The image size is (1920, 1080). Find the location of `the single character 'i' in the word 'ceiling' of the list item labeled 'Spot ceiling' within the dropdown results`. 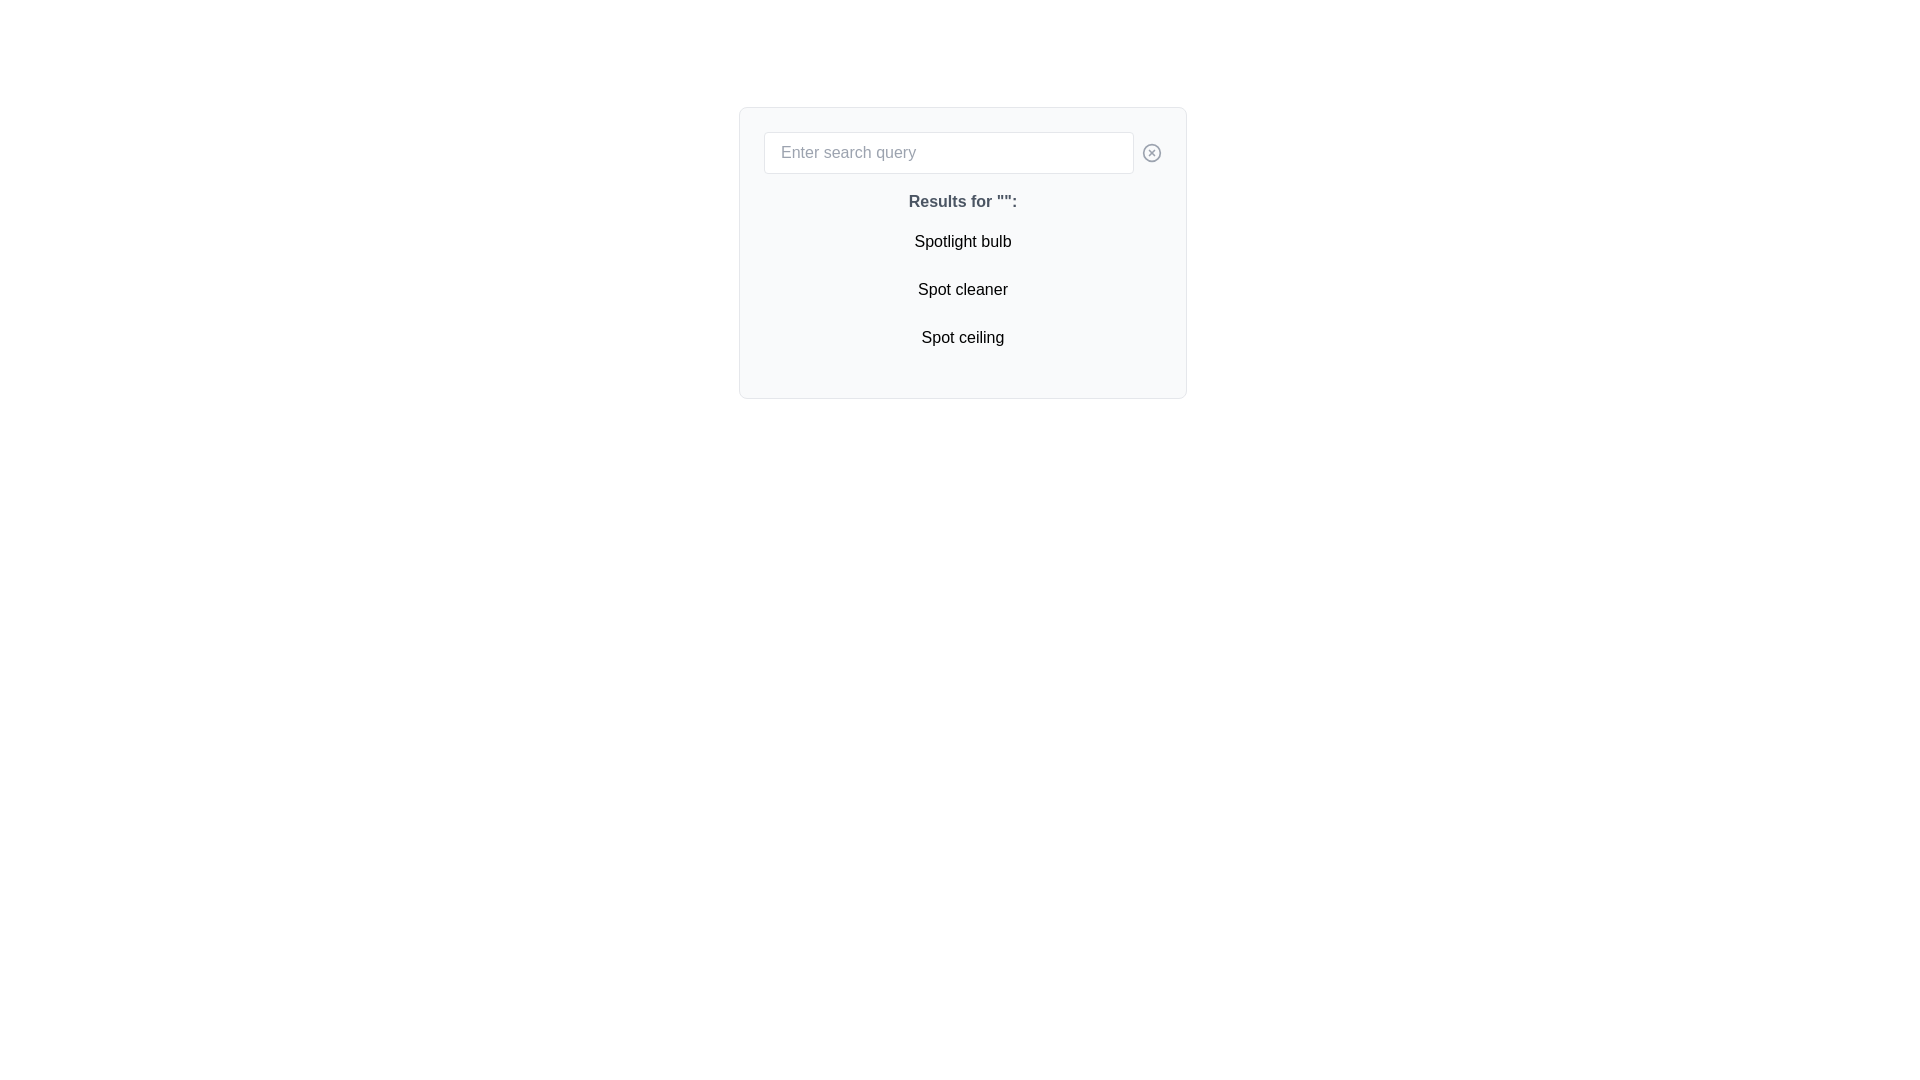

the single character 'i' in the word 'ceiling' of the list item labeled 'Spot ceiling' within the dropdown results is located at coordinates (984, 336).